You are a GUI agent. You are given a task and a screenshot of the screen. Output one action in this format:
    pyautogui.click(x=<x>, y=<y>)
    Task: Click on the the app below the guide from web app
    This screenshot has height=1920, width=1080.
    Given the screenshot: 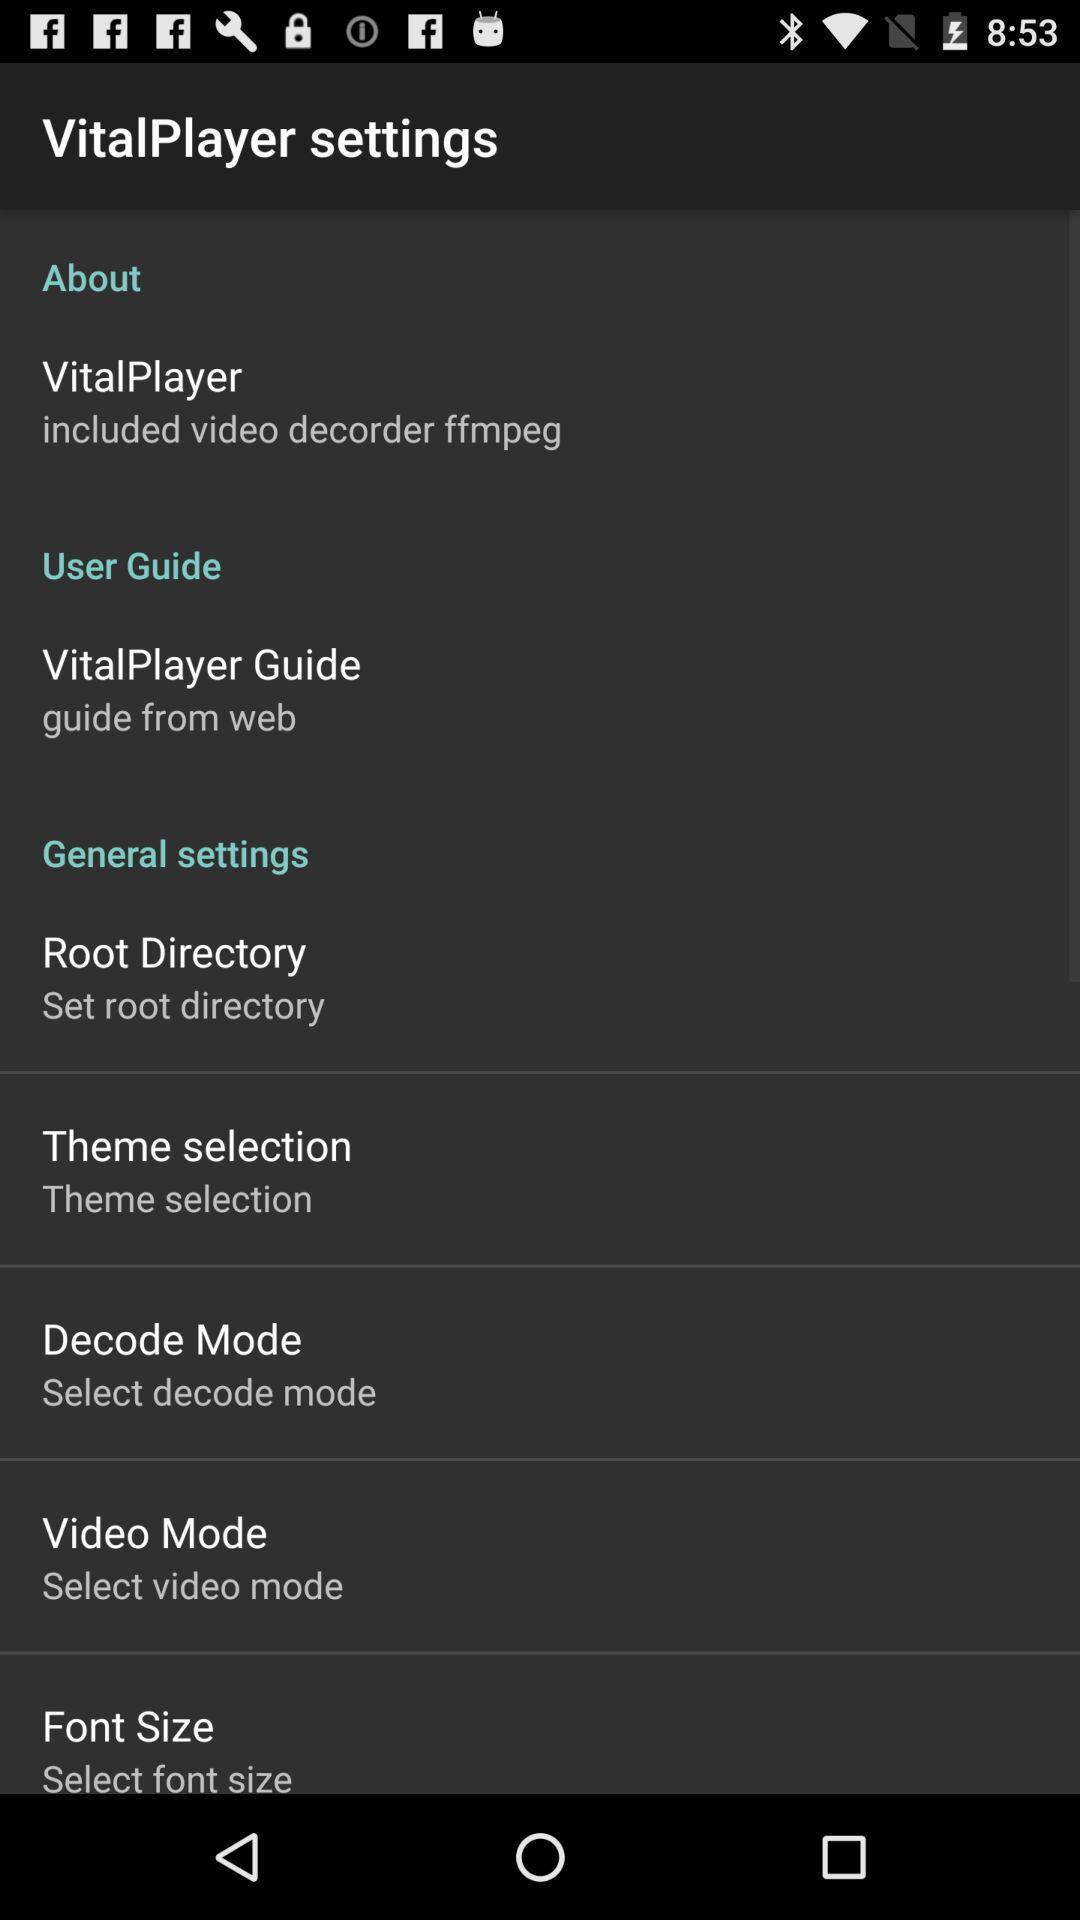 What is the action you would take?
    pyautogui.click(x=540, y=831)
    